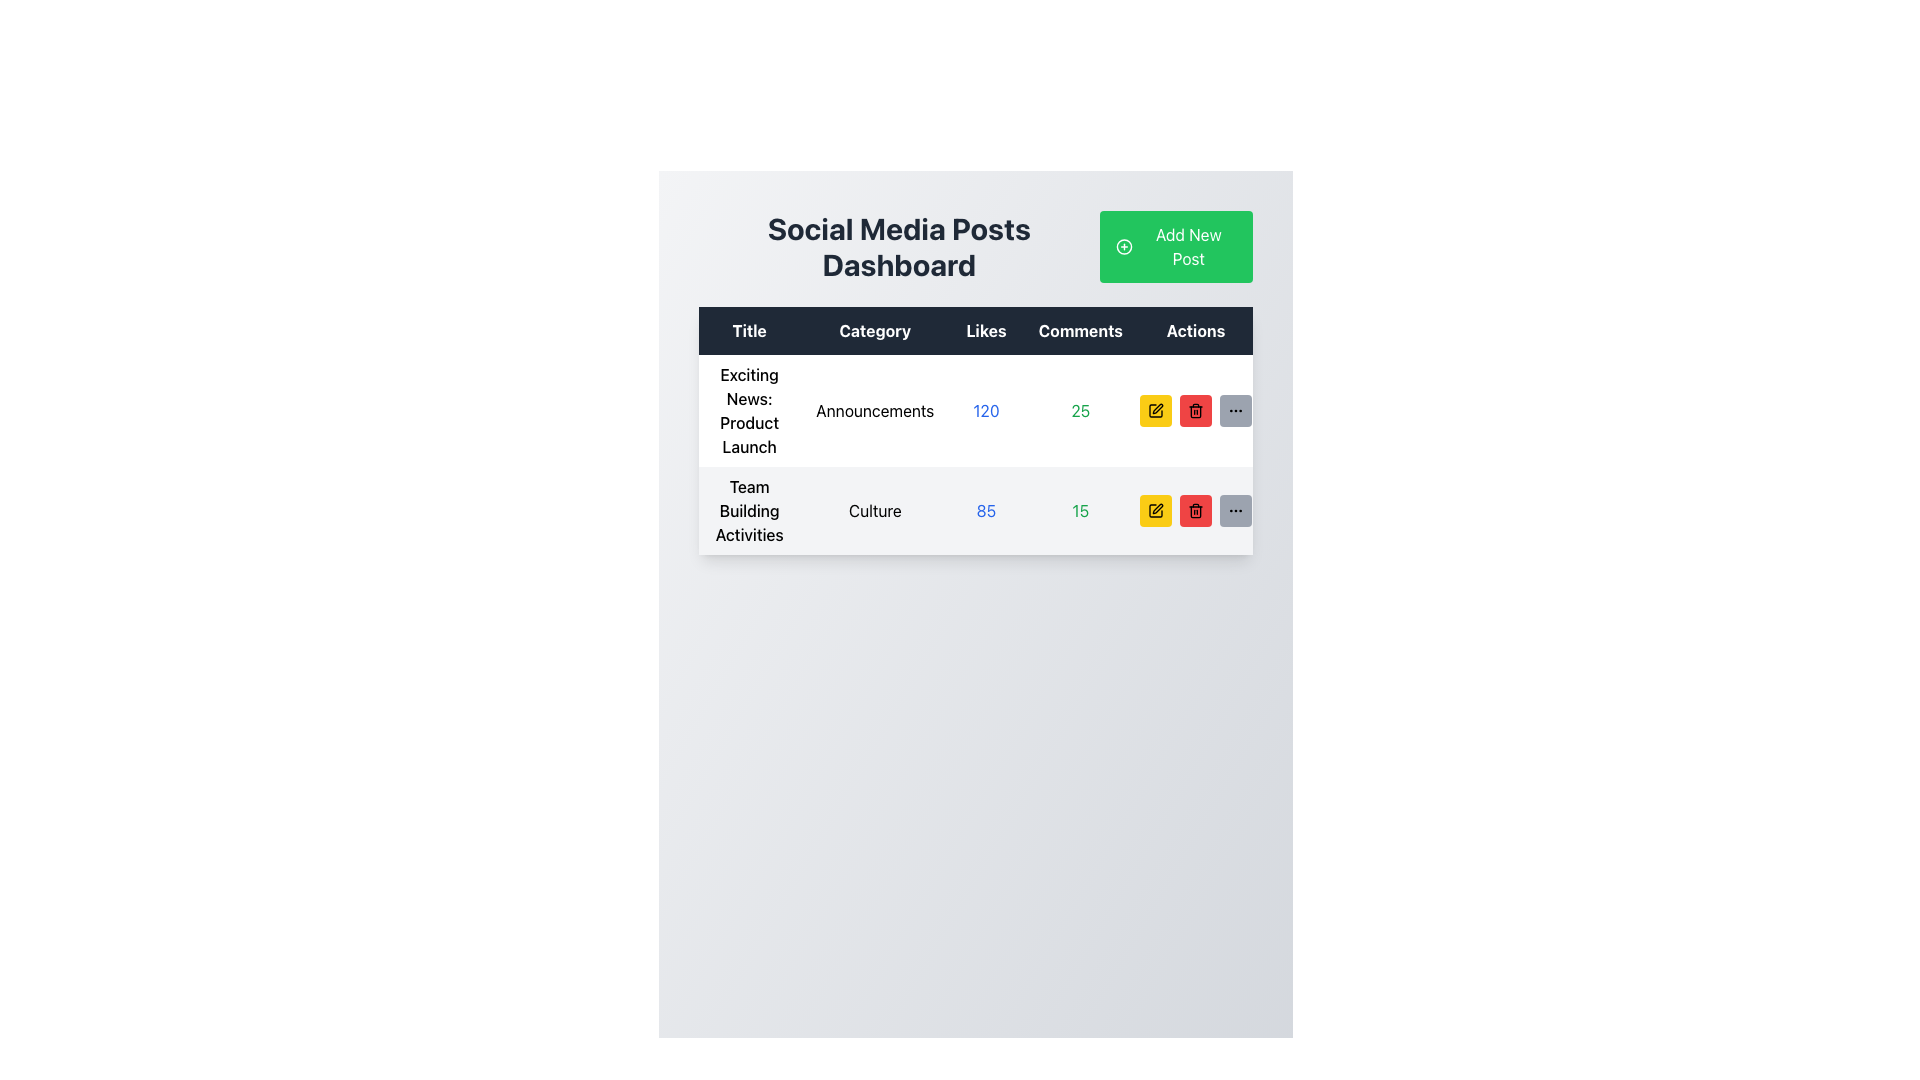 This screenshot has height=1080, width=1920. What do you see at coordinates (1176, 245) in the screenshot?
I see `the green rectangular button labeled 'Add New Post' with a circular '+' icon` at bounding box center [1176, 245].